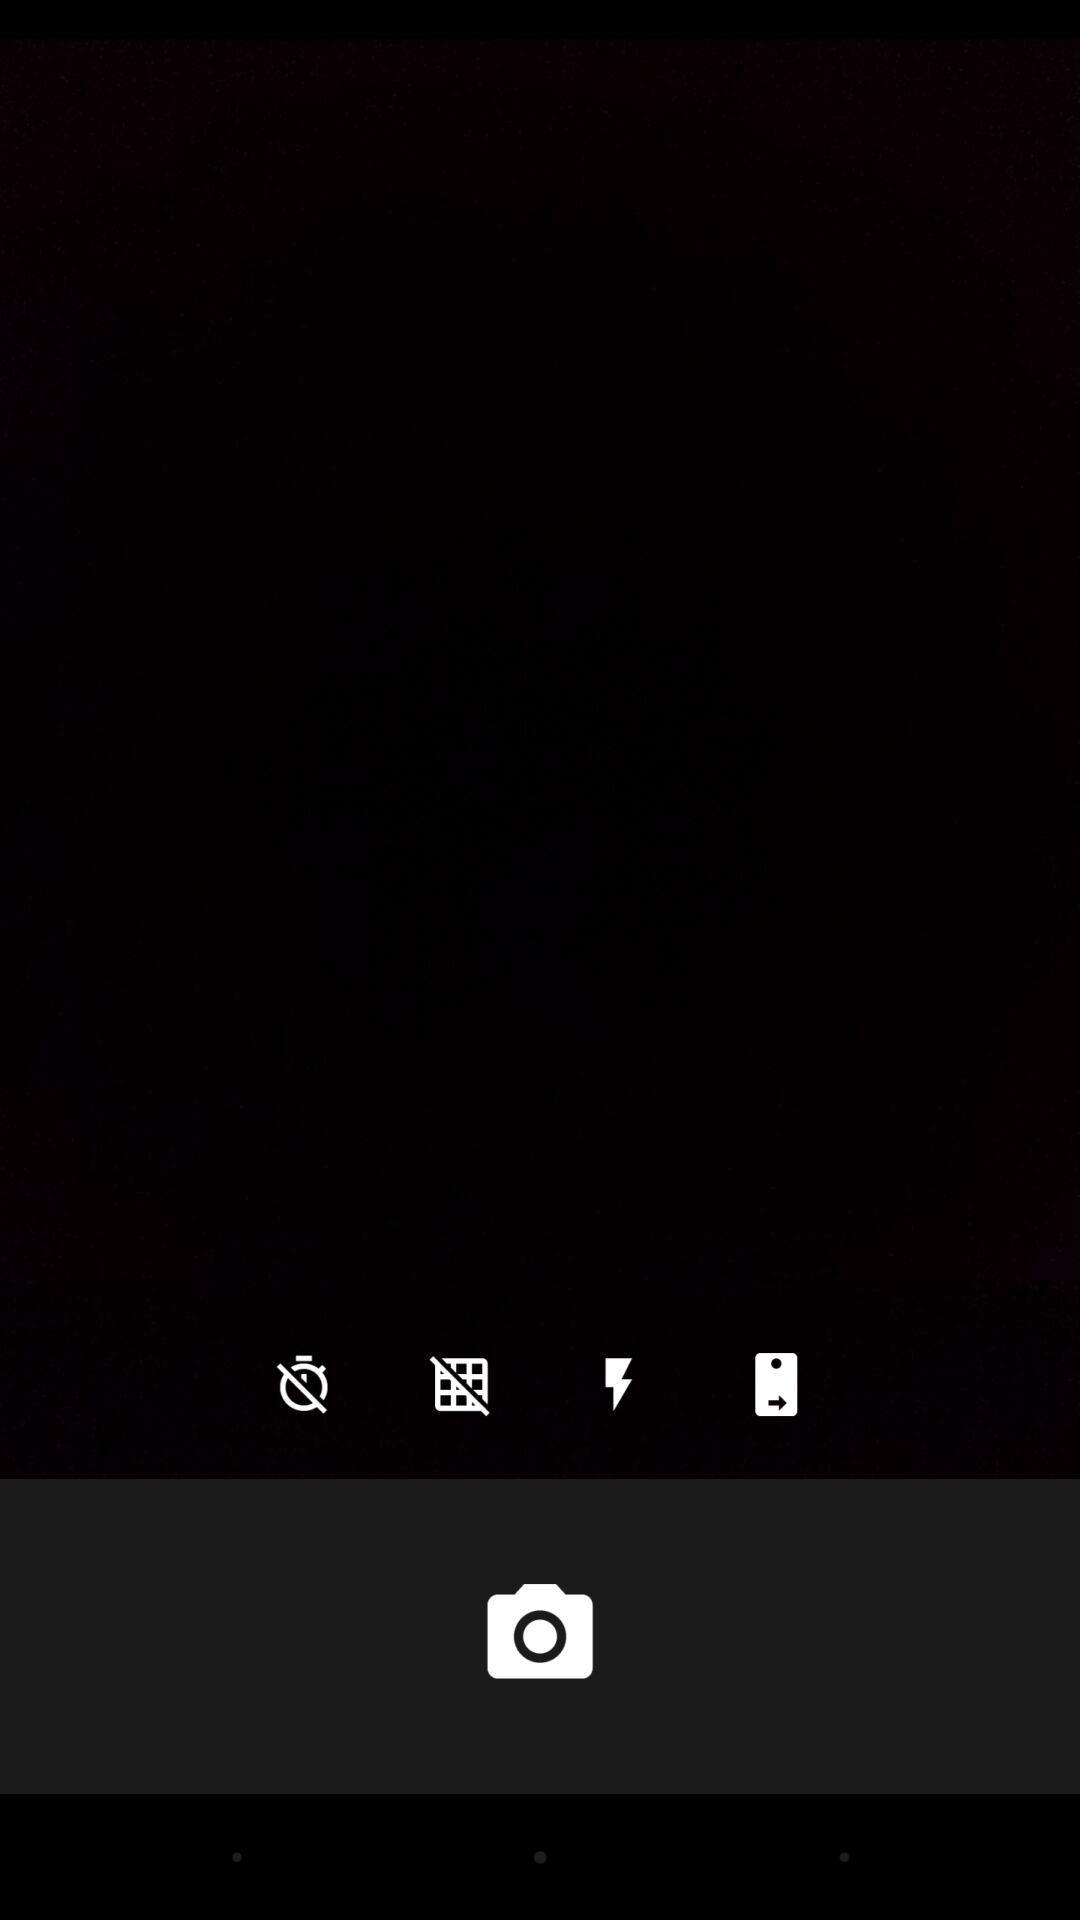 This screenshot has width=1080, height=1920. Describe the element at coordinates (775, 1383) in the screenshot. I see `icon at the bottom right corner` at that location.